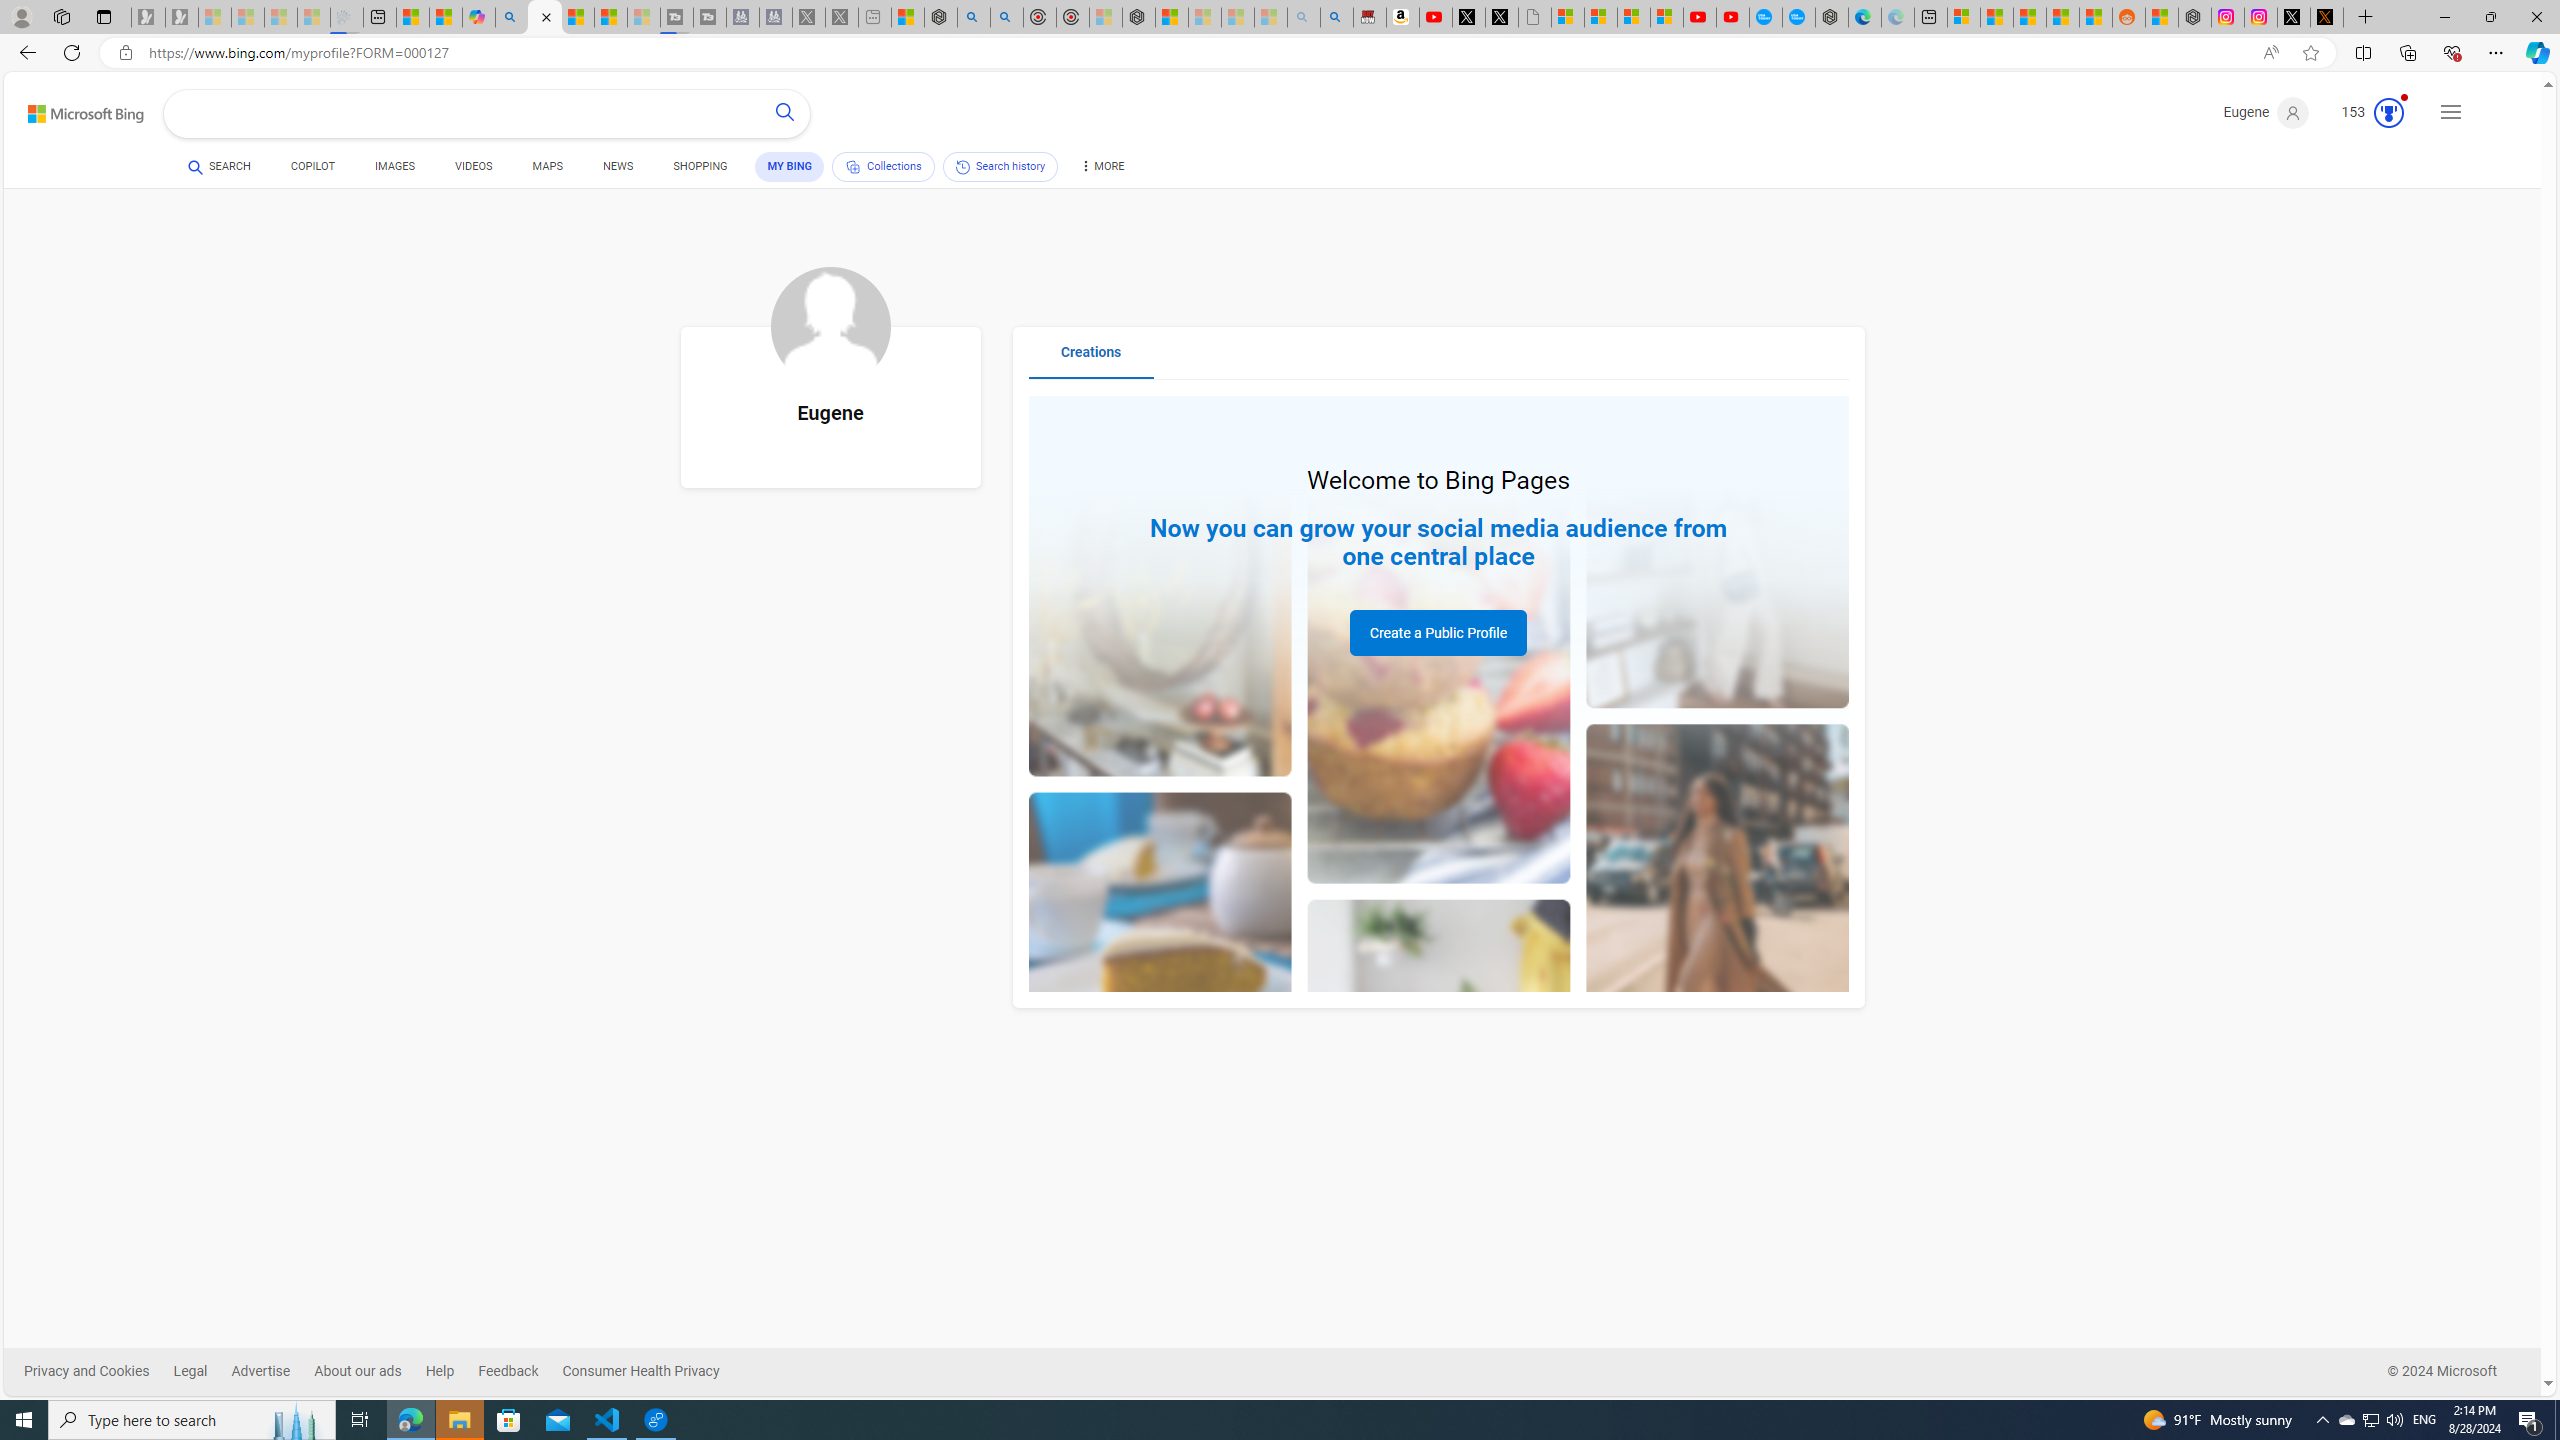 Image resolution: width=2560 pixels, height=1440 pixels. What do you see at coordinates (546, 168) in the screenshot?
I see `'MAPS'` at bounding box center [546, 168].